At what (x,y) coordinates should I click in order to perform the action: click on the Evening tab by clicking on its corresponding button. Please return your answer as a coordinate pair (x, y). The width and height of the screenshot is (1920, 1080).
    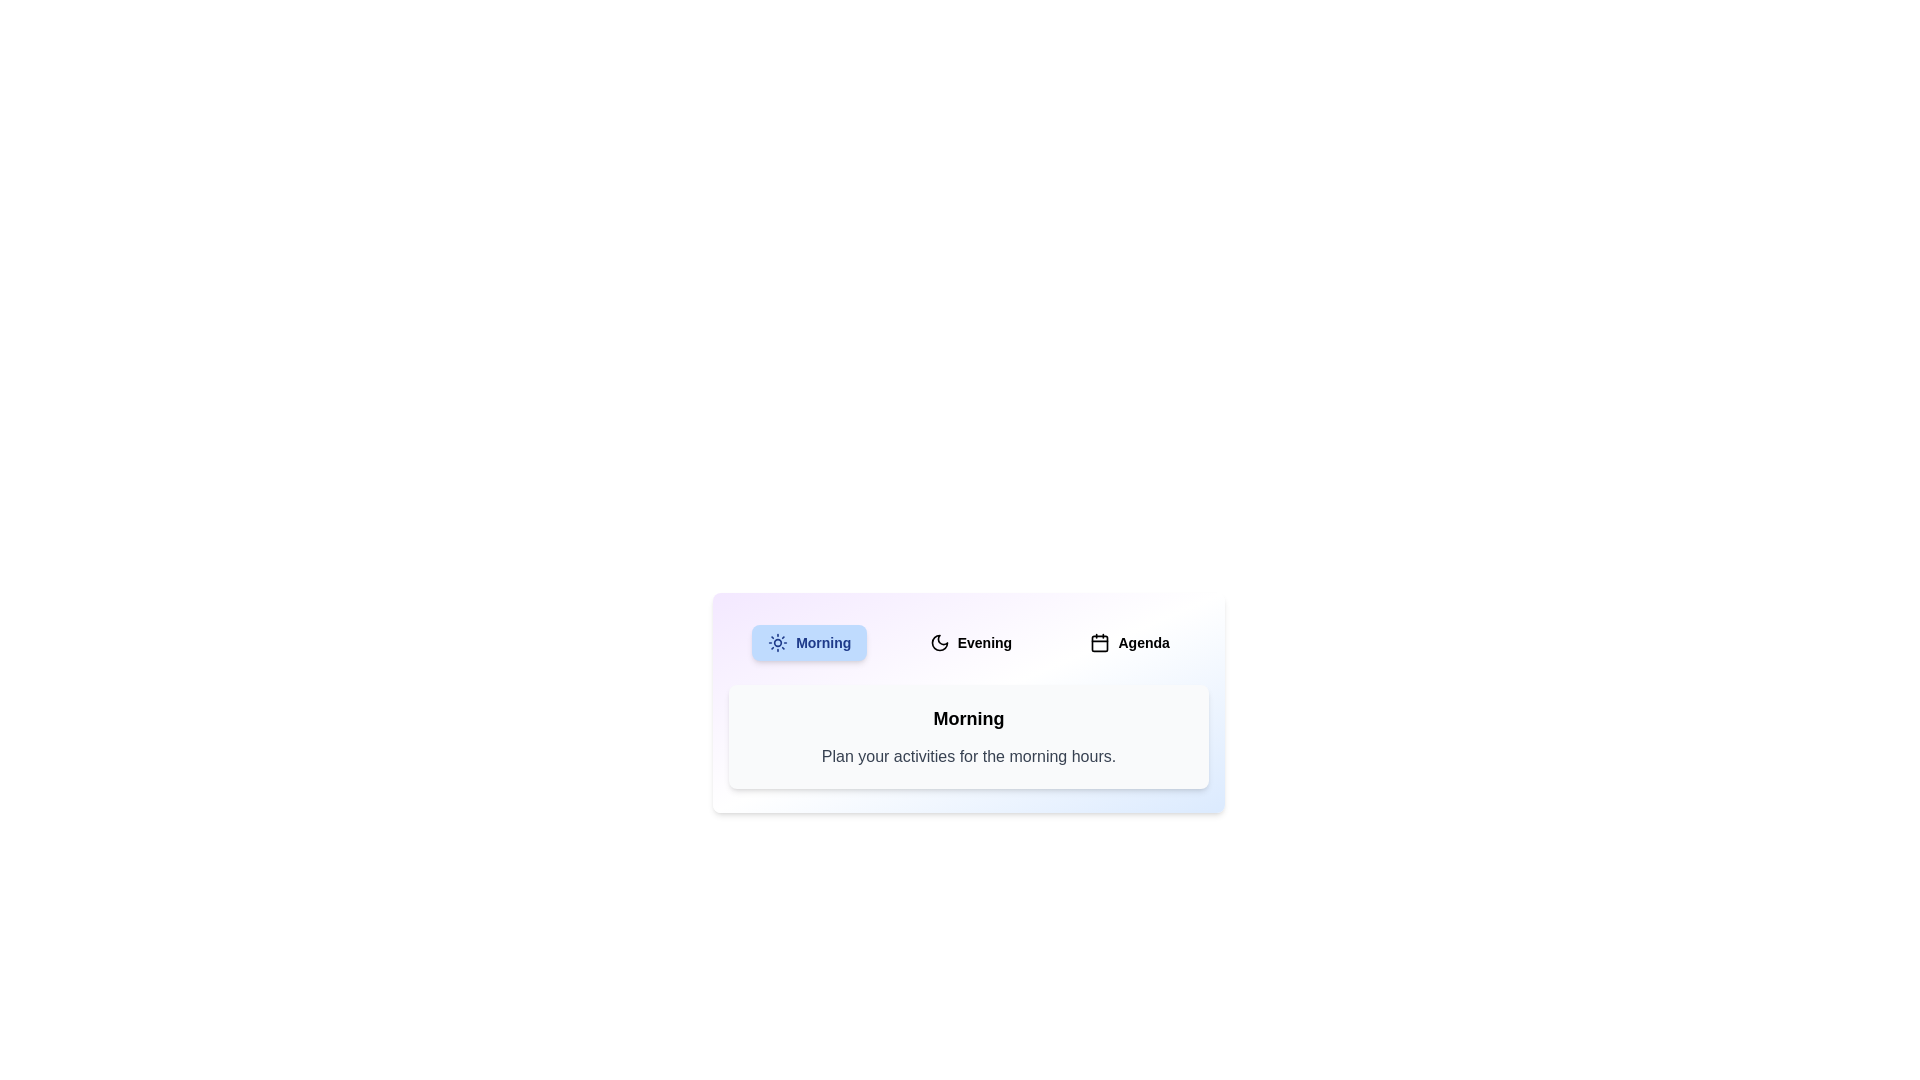
    Looking at the image, I should click on (969, 643).